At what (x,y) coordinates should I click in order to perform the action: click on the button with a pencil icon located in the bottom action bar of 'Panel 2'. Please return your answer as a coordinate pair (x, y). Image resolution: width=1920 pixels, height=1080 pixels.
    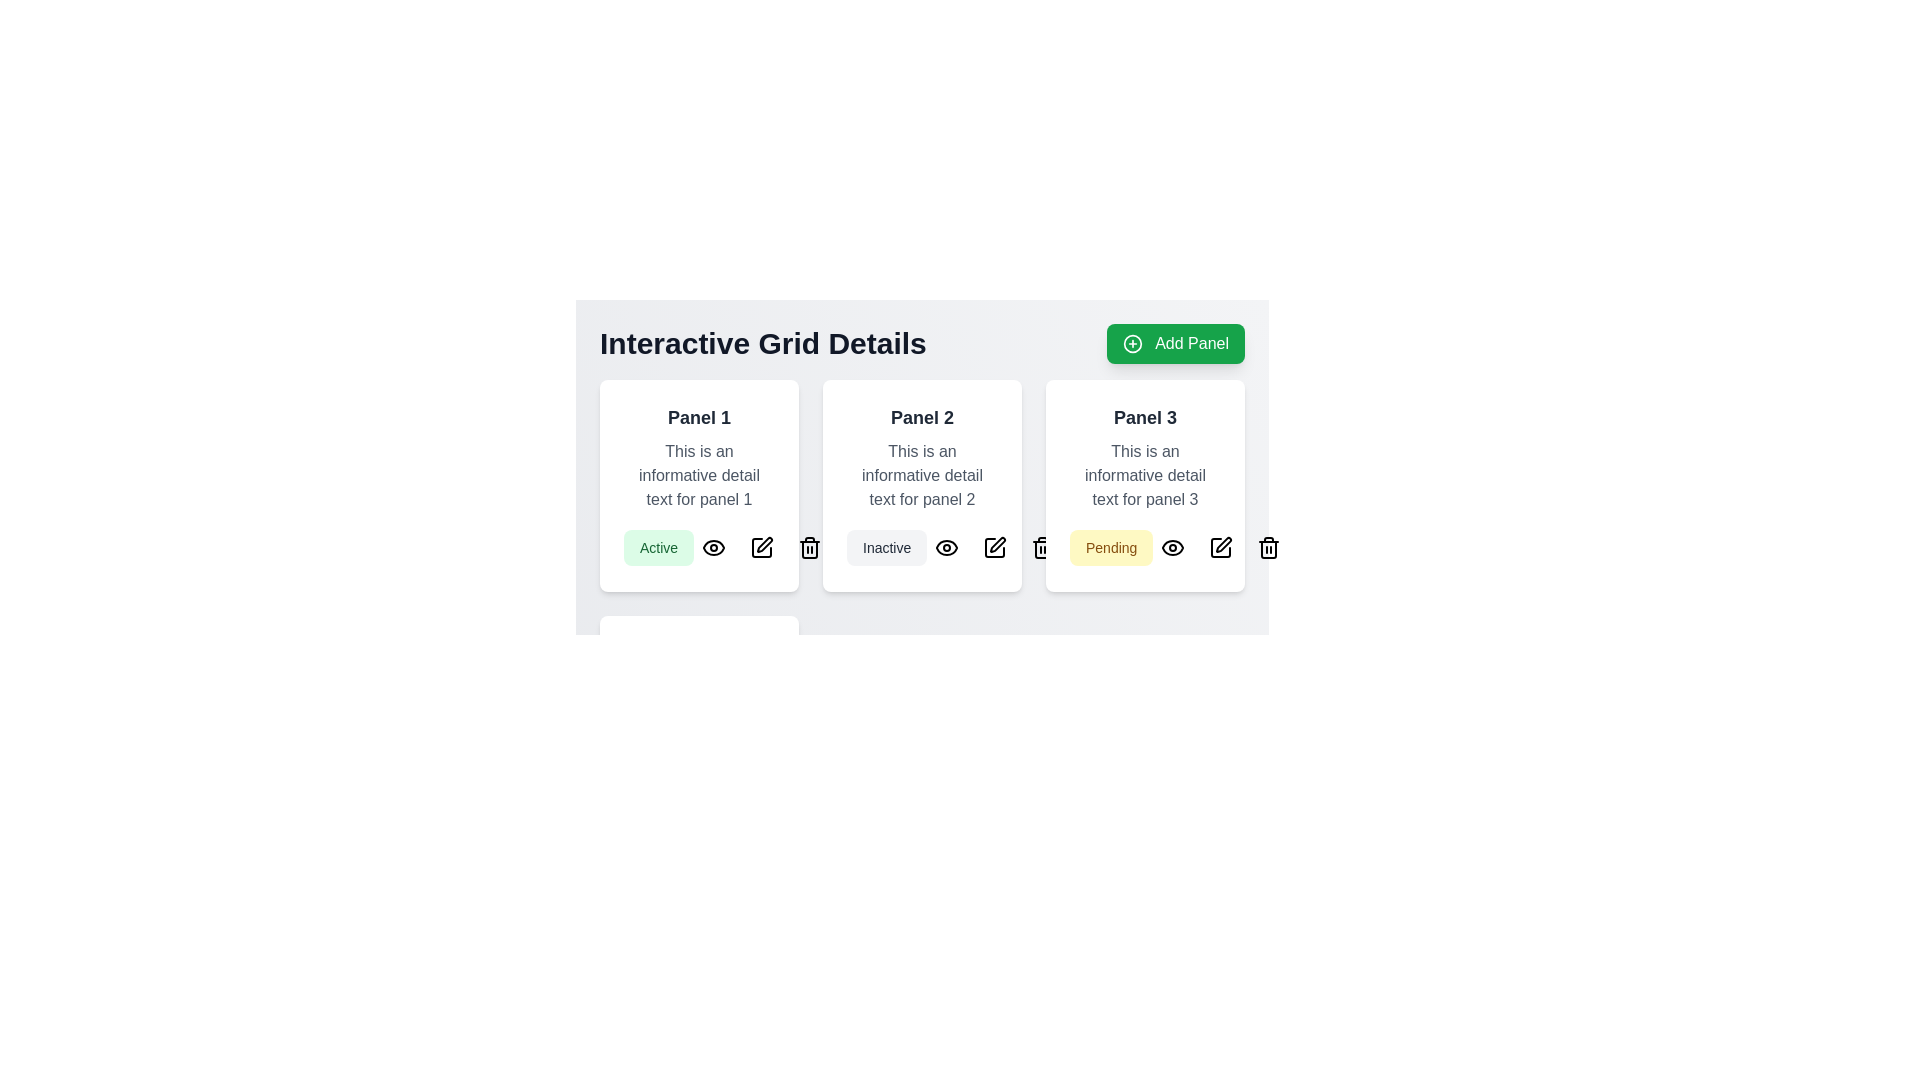
    Looking at the image, I should click on (995, 547).